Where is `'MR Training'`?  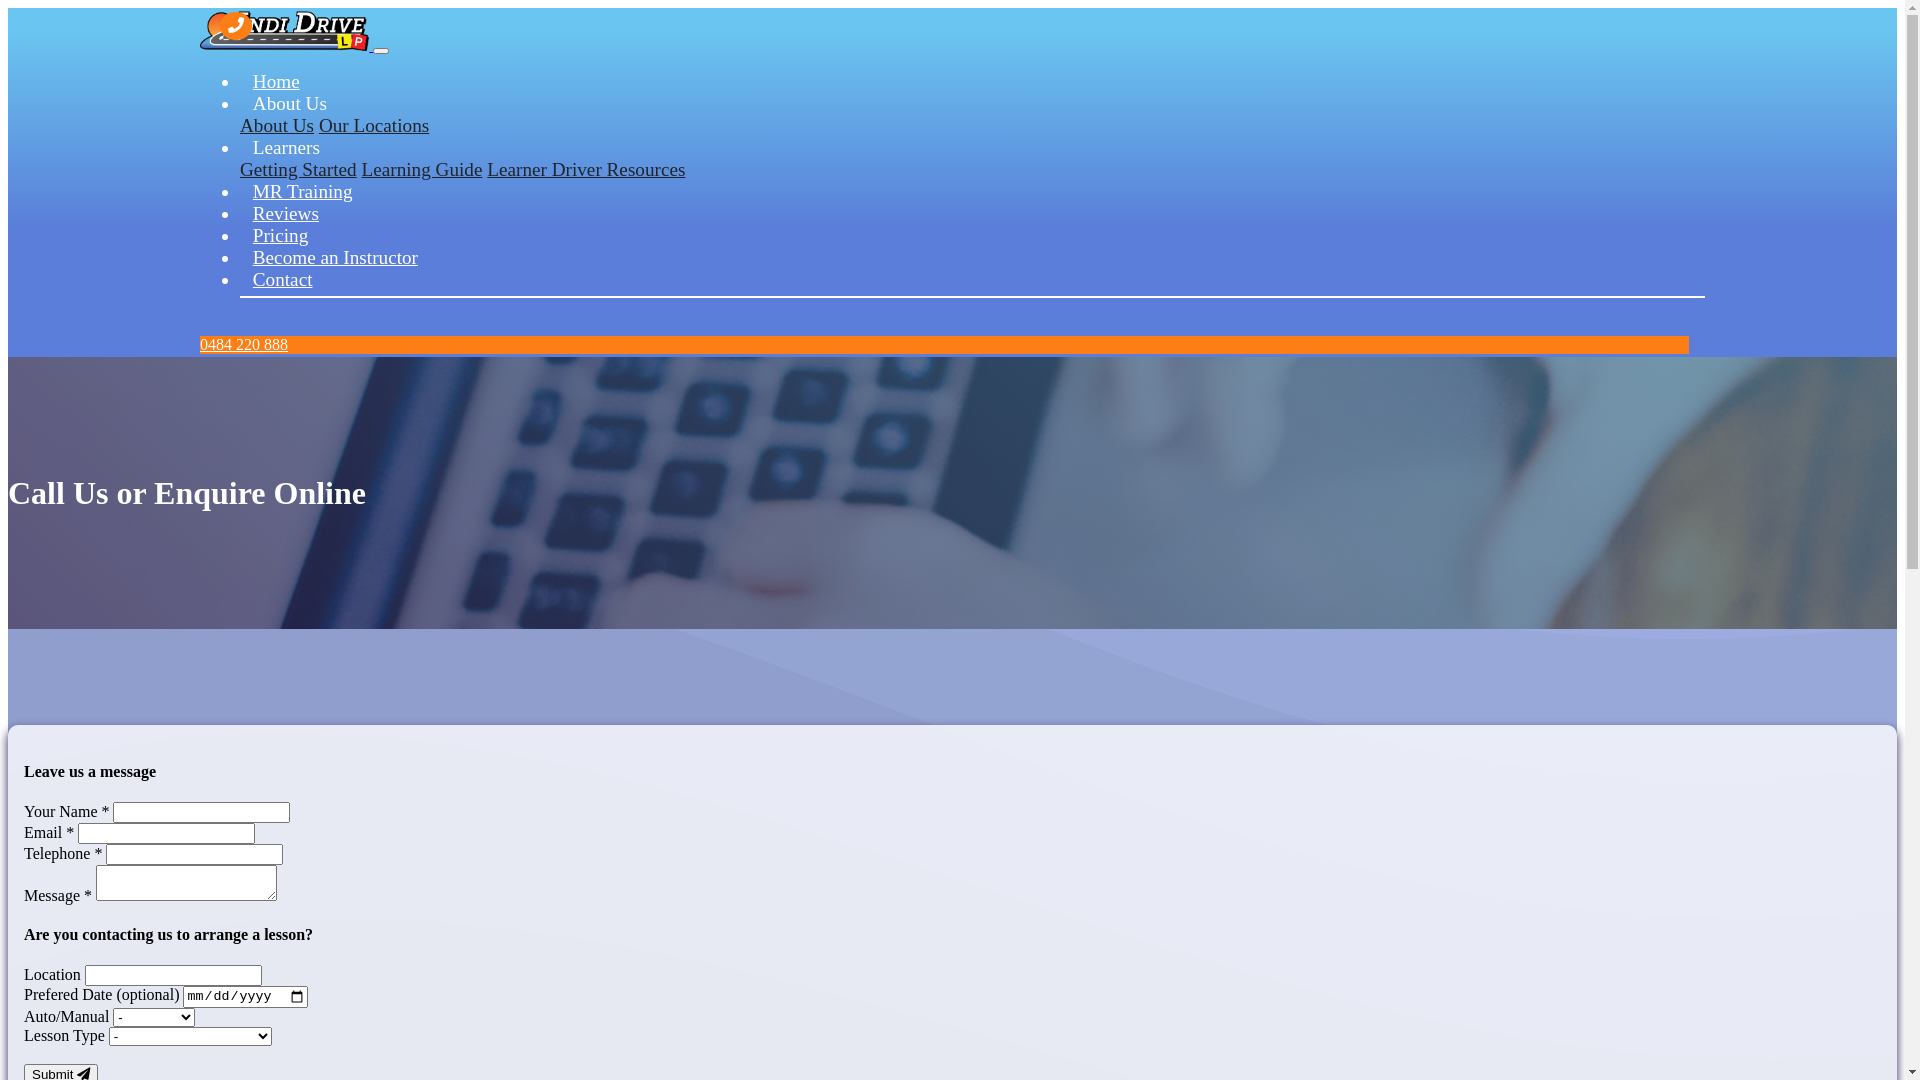 'MR Training' is located at coordinates (301, 191).